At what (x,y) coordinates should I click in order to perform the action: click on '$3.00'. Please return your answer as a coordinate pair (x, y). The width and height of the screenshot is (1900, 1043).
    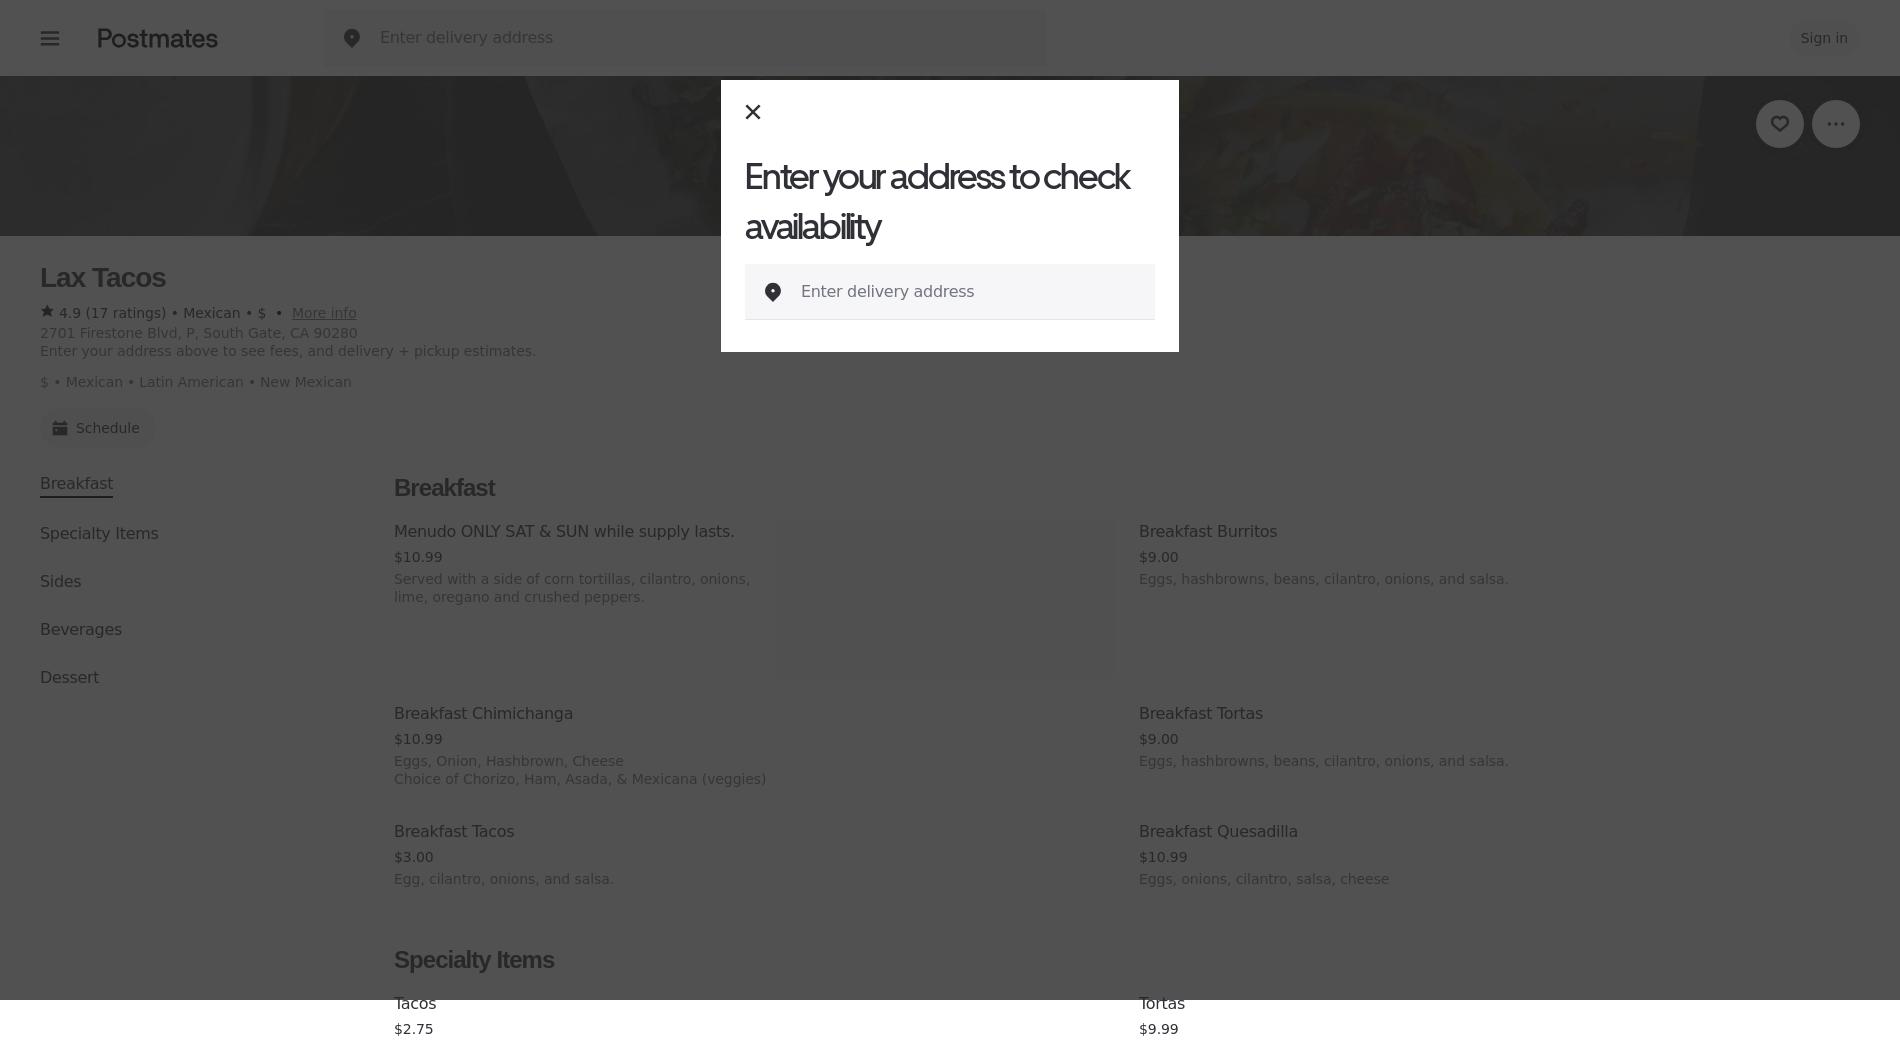
    Looking at the image, I should click on (412, 857).